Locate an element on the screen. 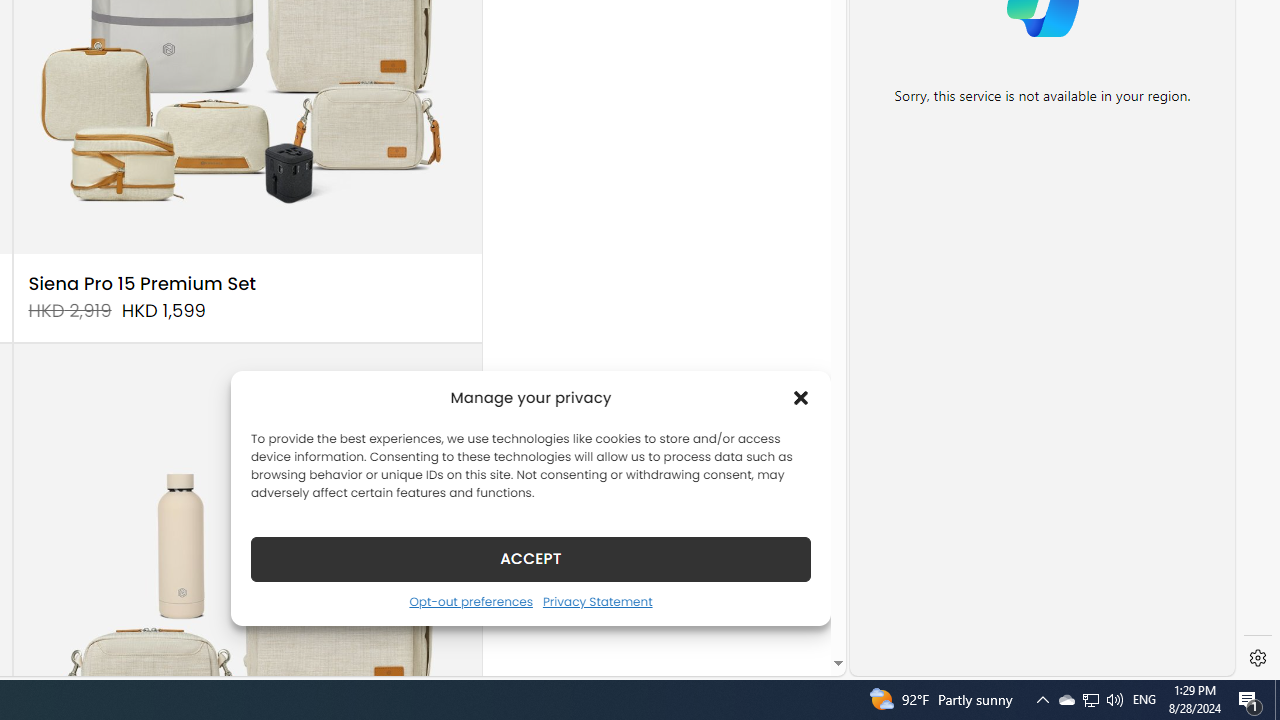 The width and height of the screenshot is (1280, 720). 'Privacy Statement' is located at coordinates (596, 600).